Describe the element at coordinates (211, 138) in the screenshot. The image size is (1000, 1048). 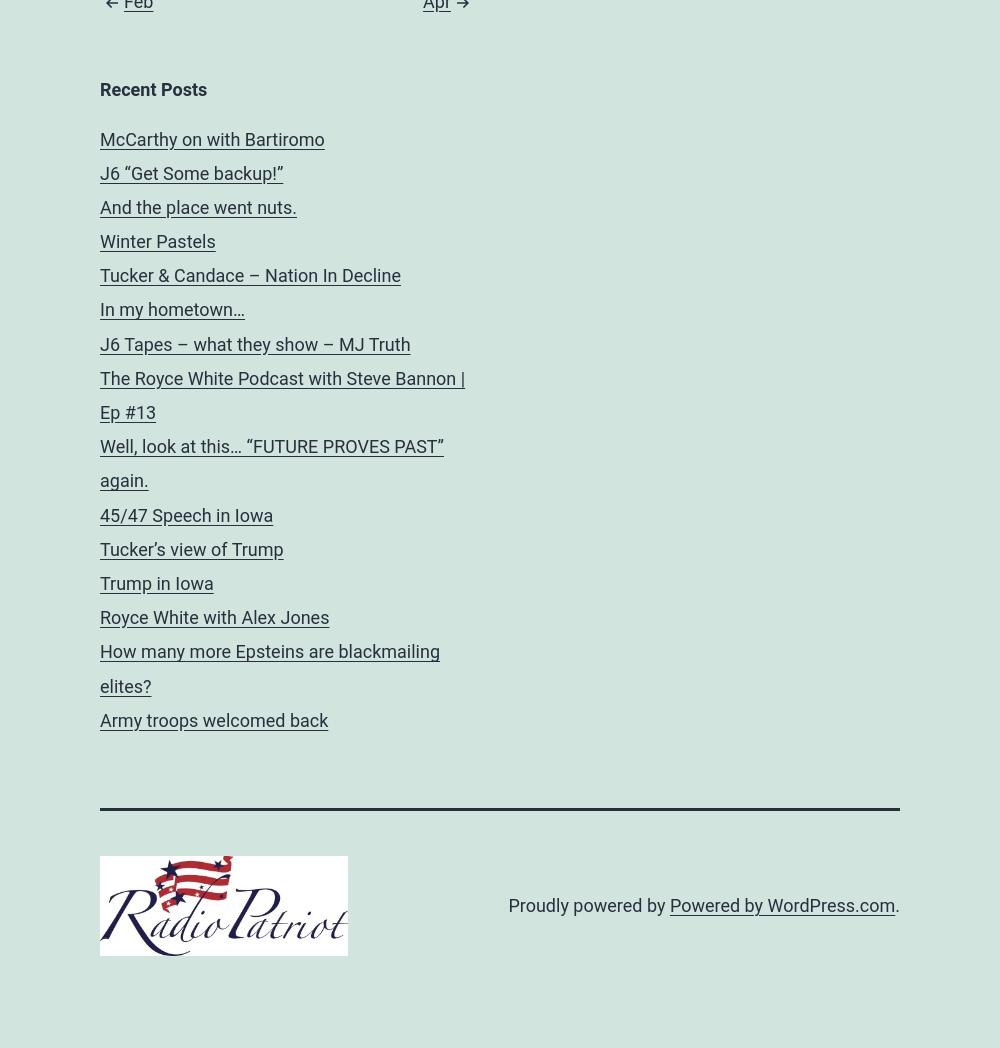
I see `'McCarthy on with Bartiromo'` at that location.